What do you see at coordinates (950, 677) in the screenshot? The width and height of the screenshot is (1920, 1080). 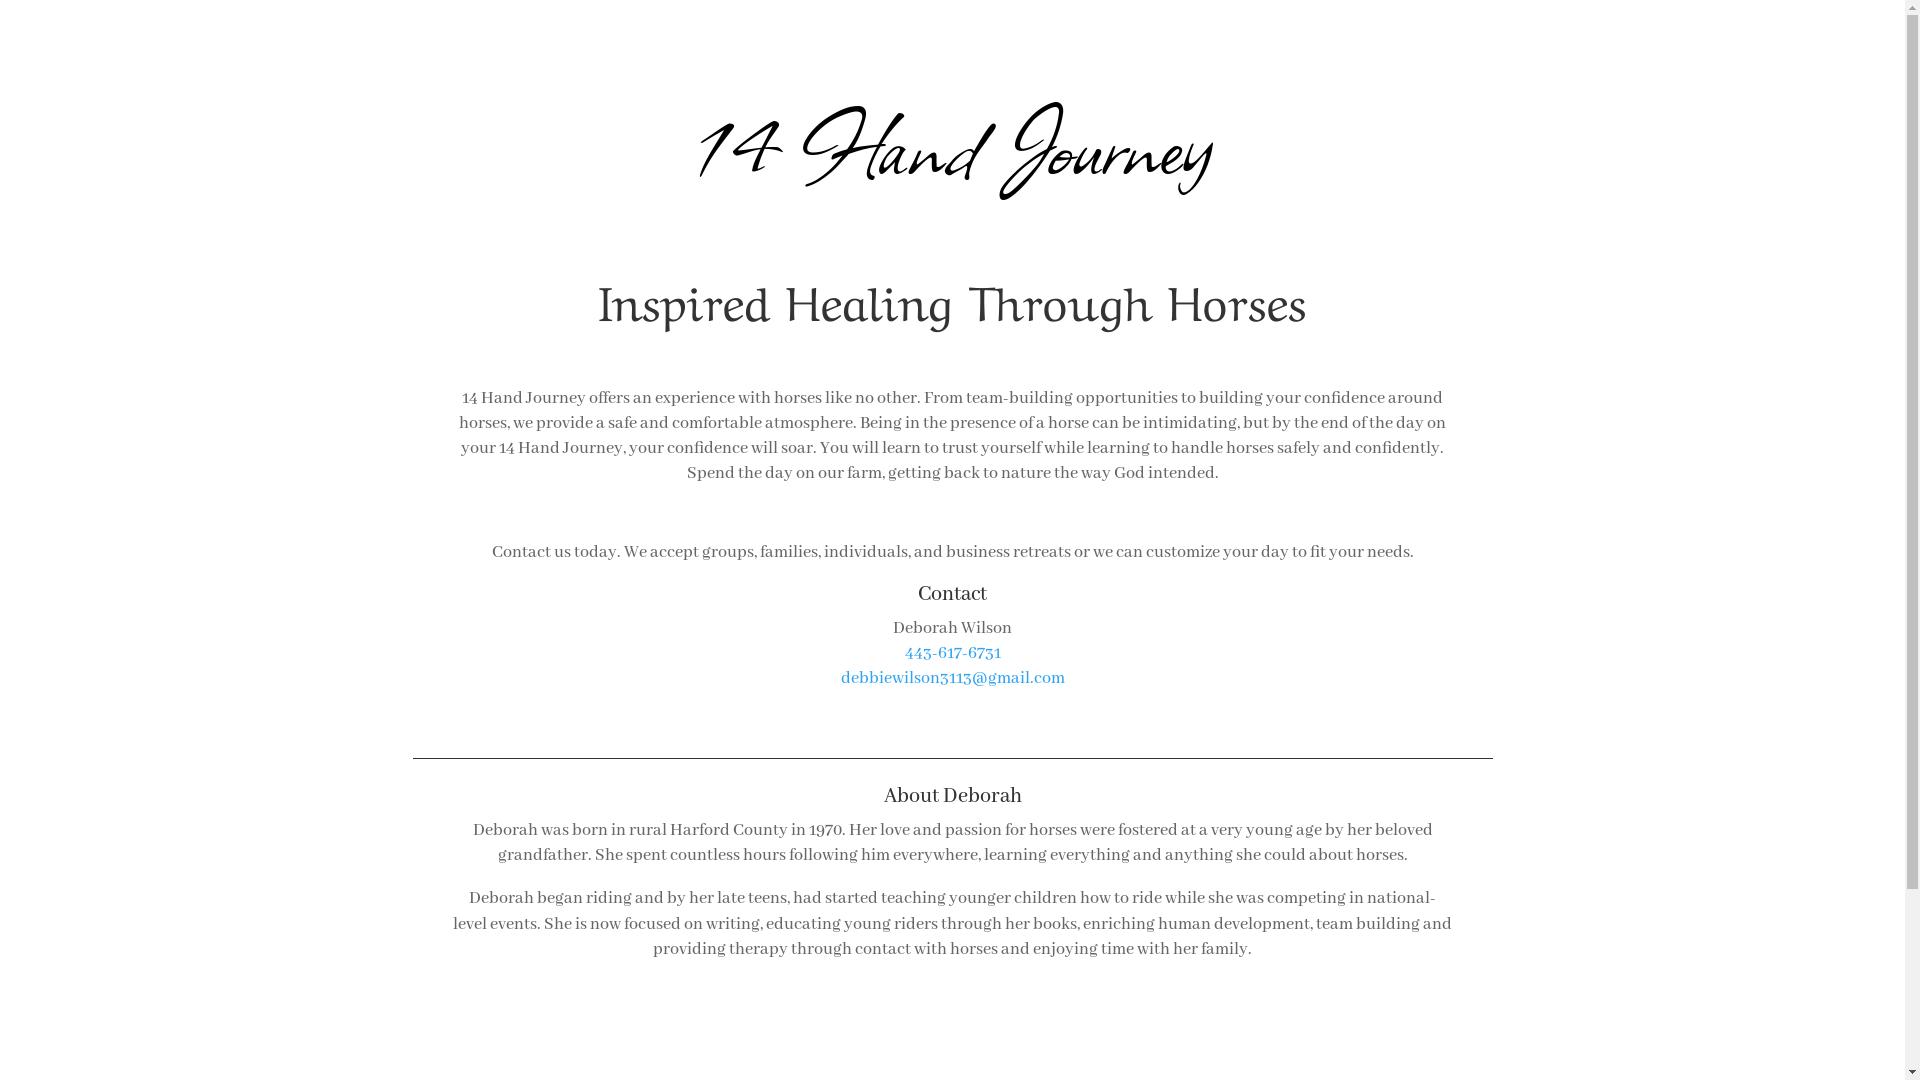 I see `'debbiewilson3113@gmail.com'` at bounding box center [950, 677].